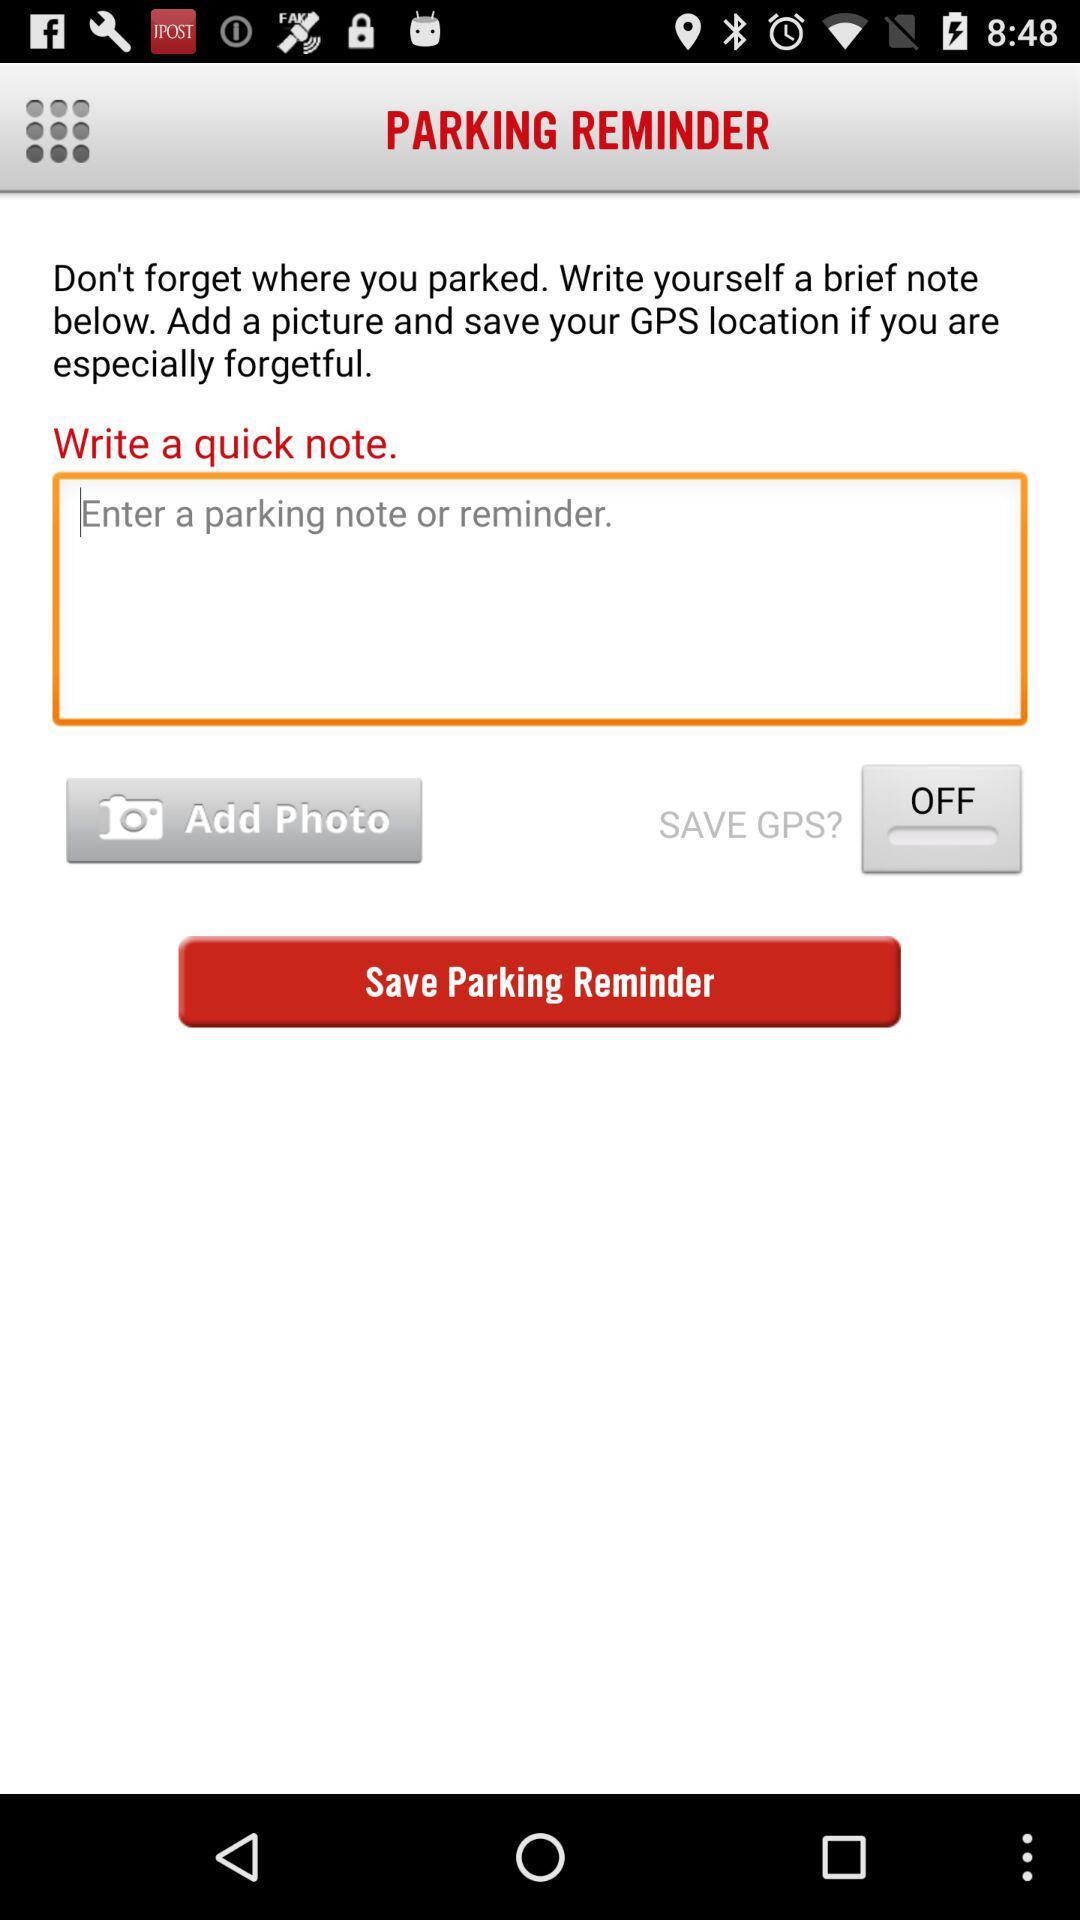  What do you see at coordinates (56, 130) in the screenshot?
I see `icon next to parking reminder item` at bounding box center [56, 130].